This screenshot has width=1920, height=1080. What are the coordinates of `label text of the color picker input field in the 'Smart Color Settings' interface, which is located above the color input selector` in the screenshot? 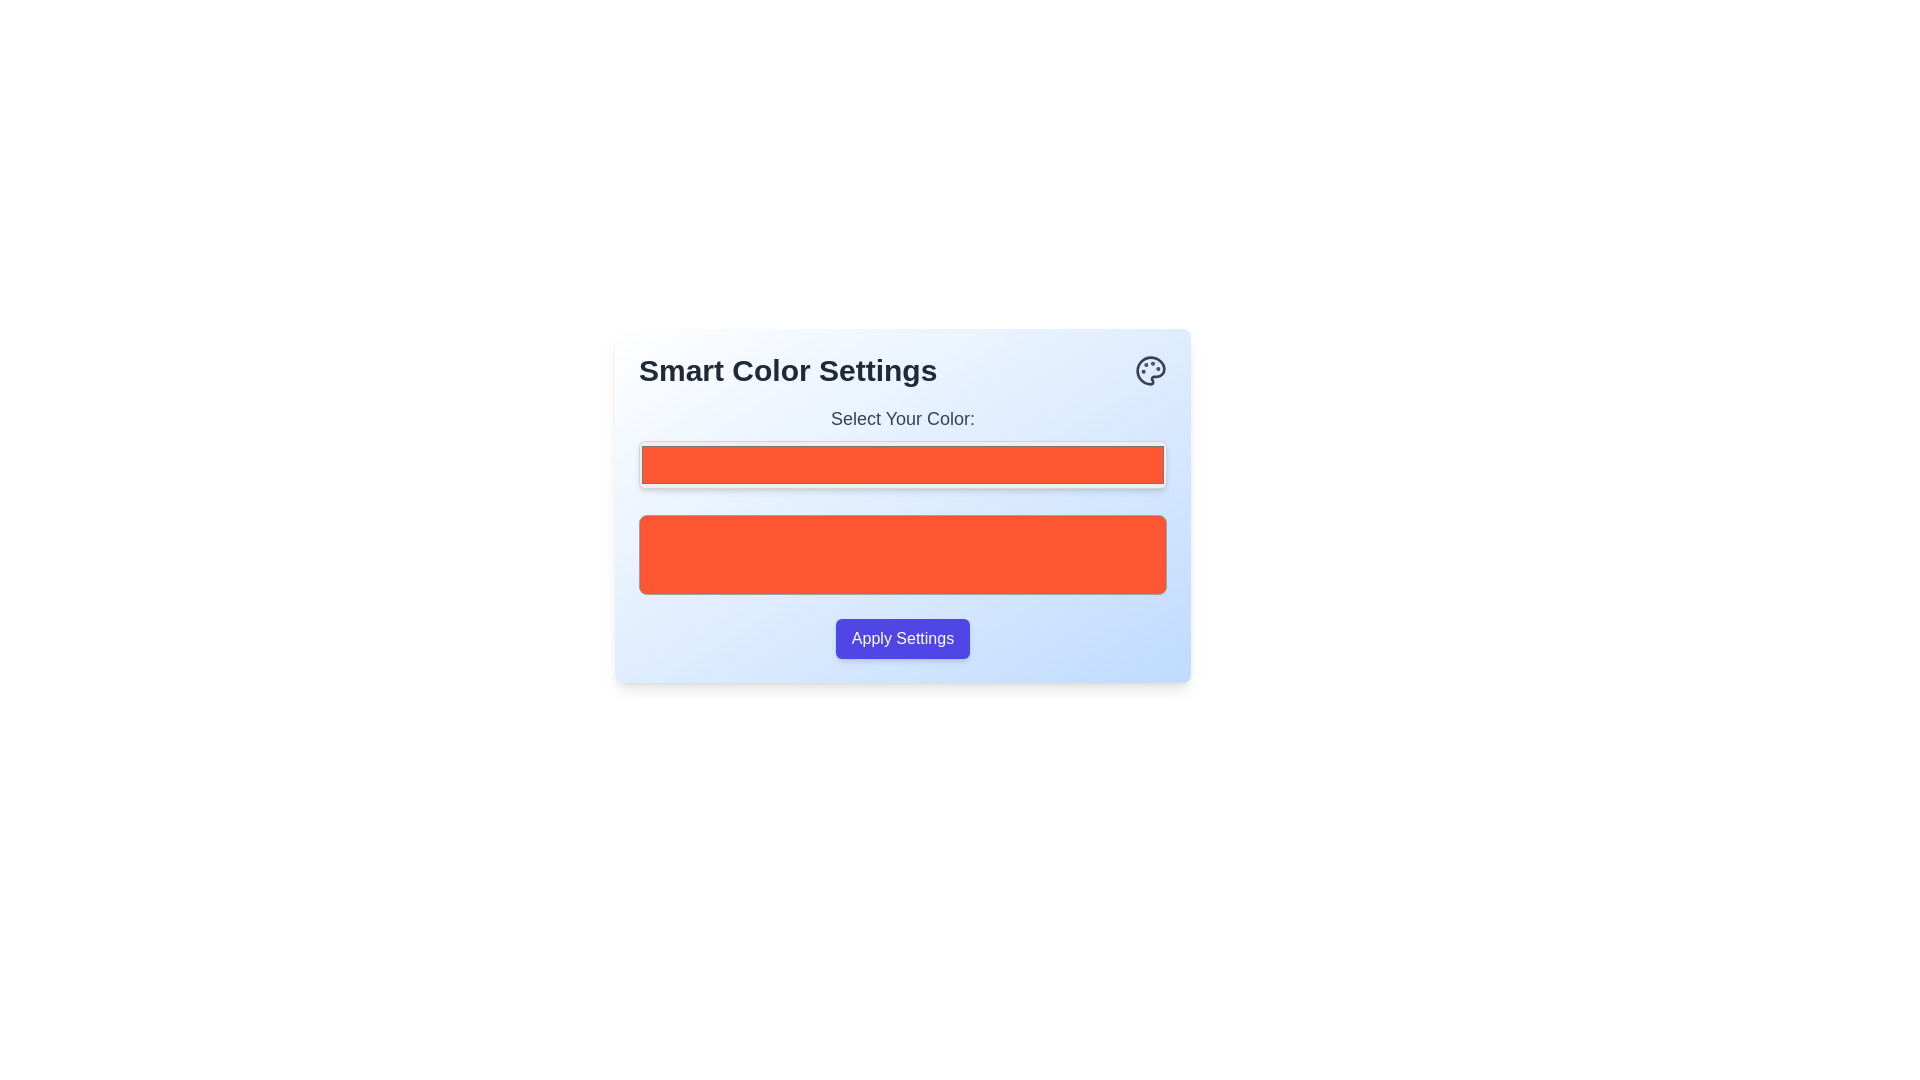 It's located at (901, 446).